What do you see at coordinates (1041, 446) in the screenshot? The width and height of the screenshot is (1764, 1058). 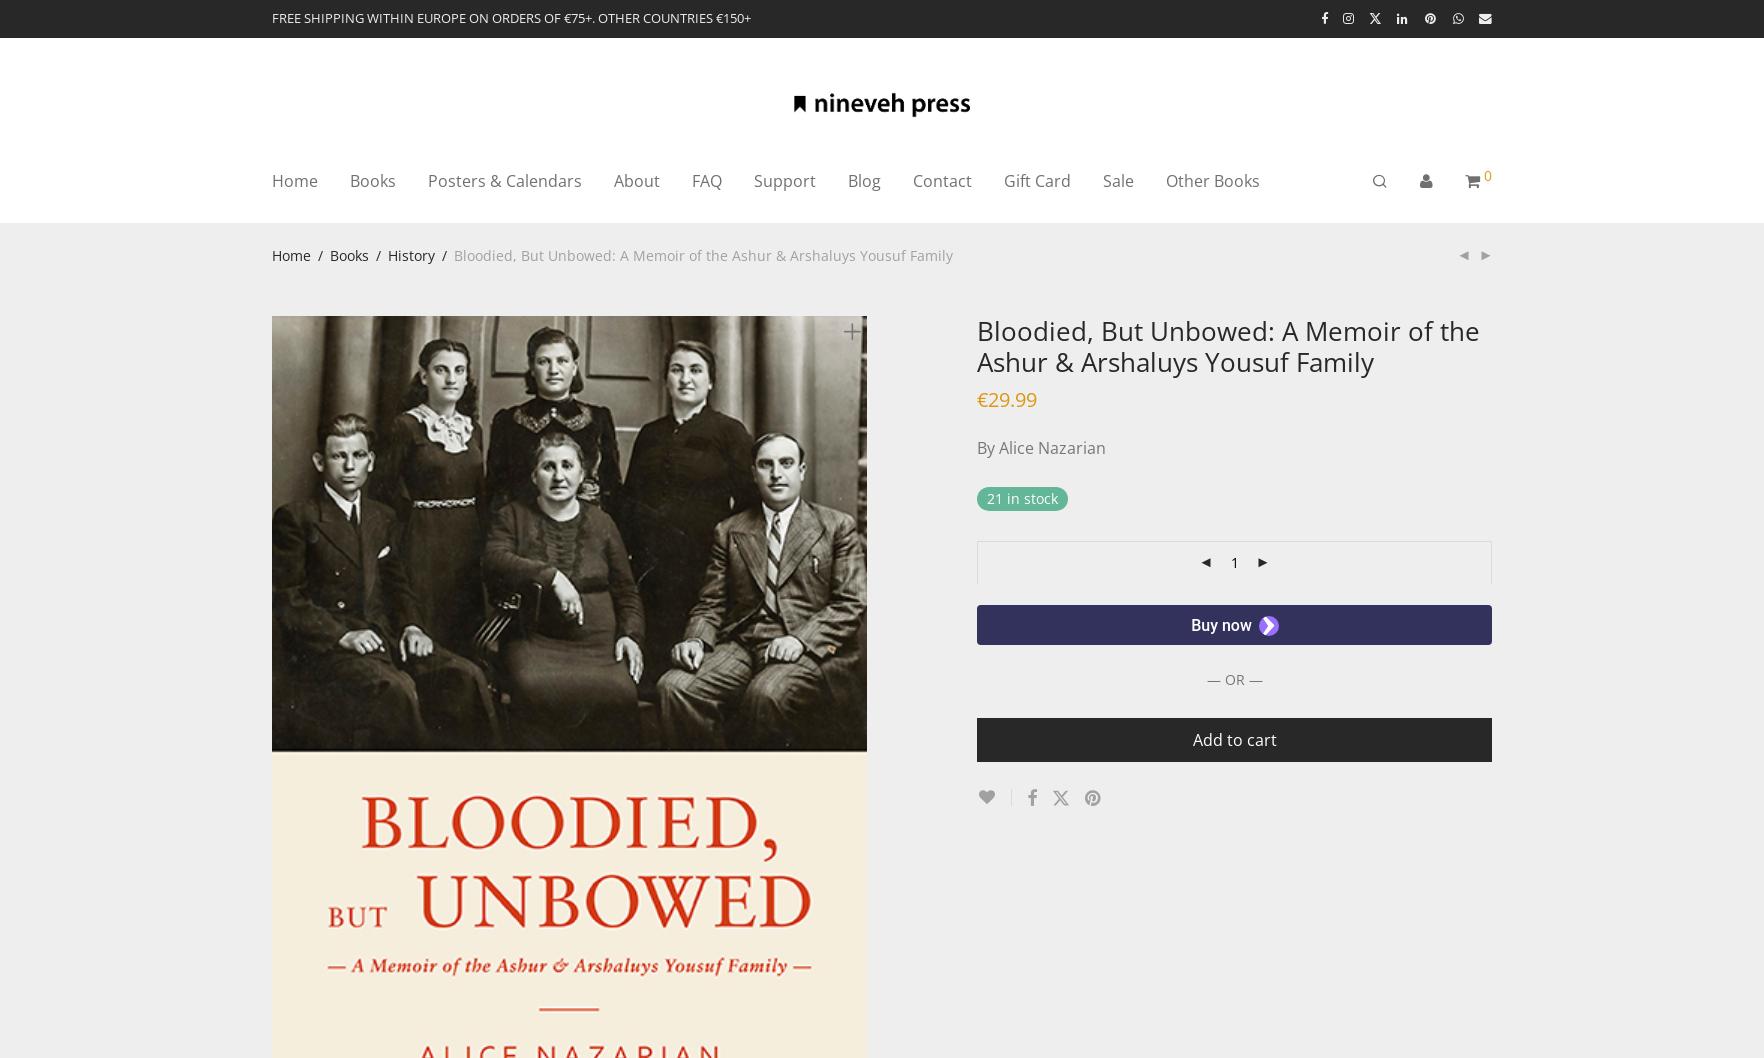 I see `'By Alice Nazarian'` at bounding box center [1041, 446].